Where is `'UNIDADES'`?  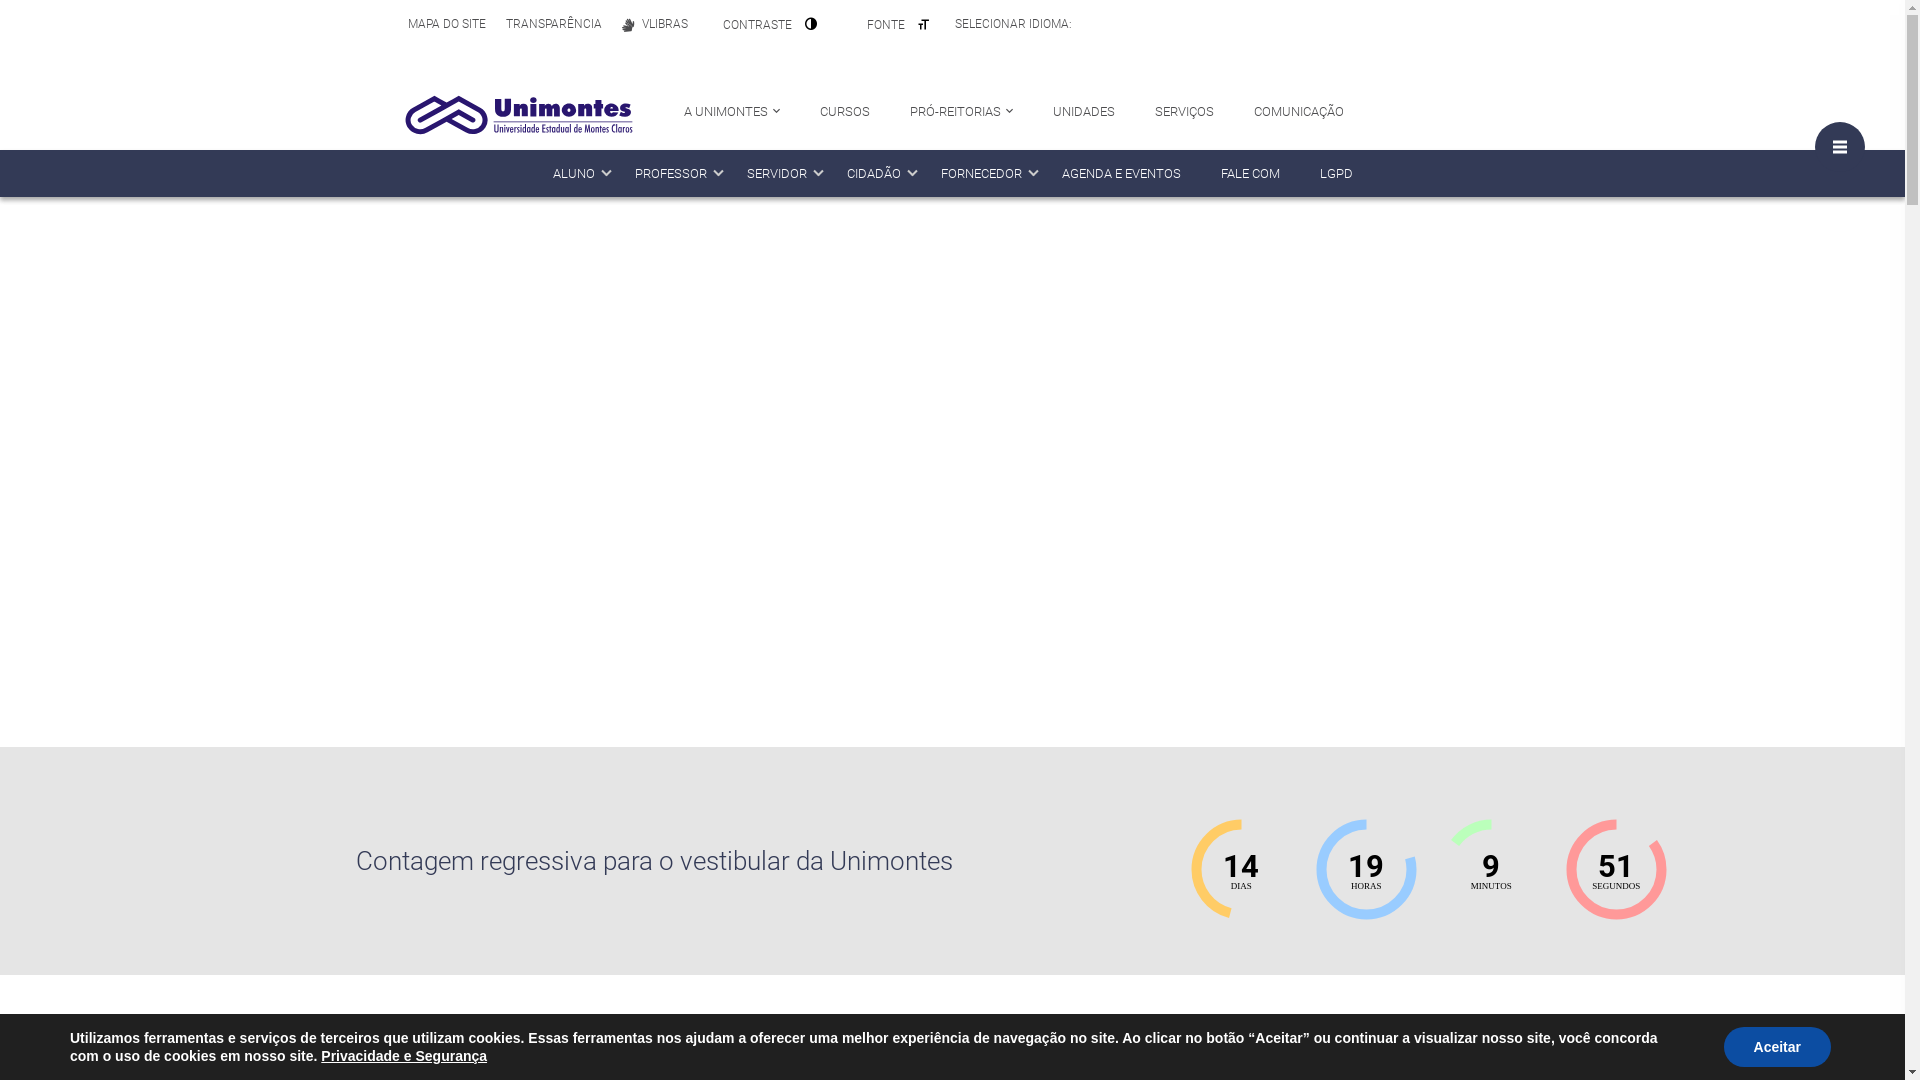
'UNIDADES' is located at coordinates (1083, 112).